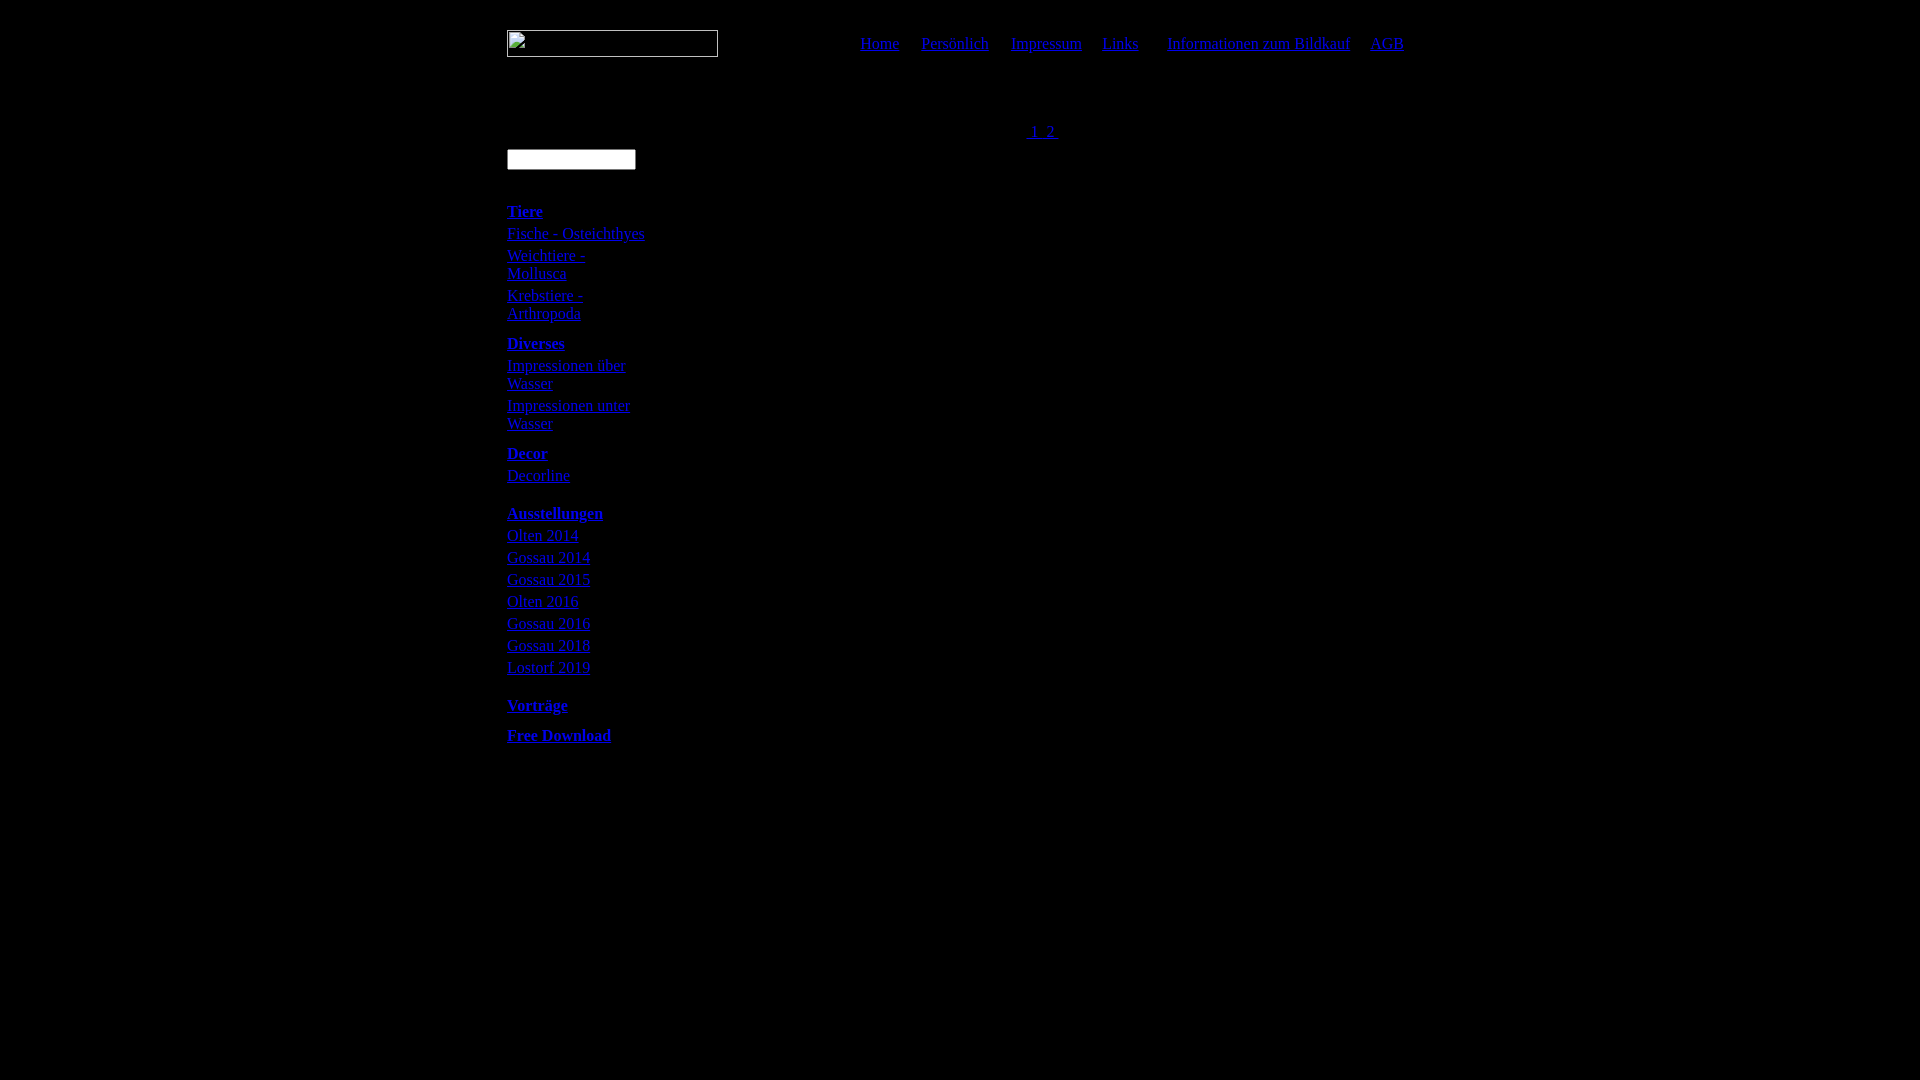 This screenshot has width=1920, height=1080. Describe the element at coordinates (545, 304) in the screenshot. I see `'Krebstiere - Arthropoda'` at that location.